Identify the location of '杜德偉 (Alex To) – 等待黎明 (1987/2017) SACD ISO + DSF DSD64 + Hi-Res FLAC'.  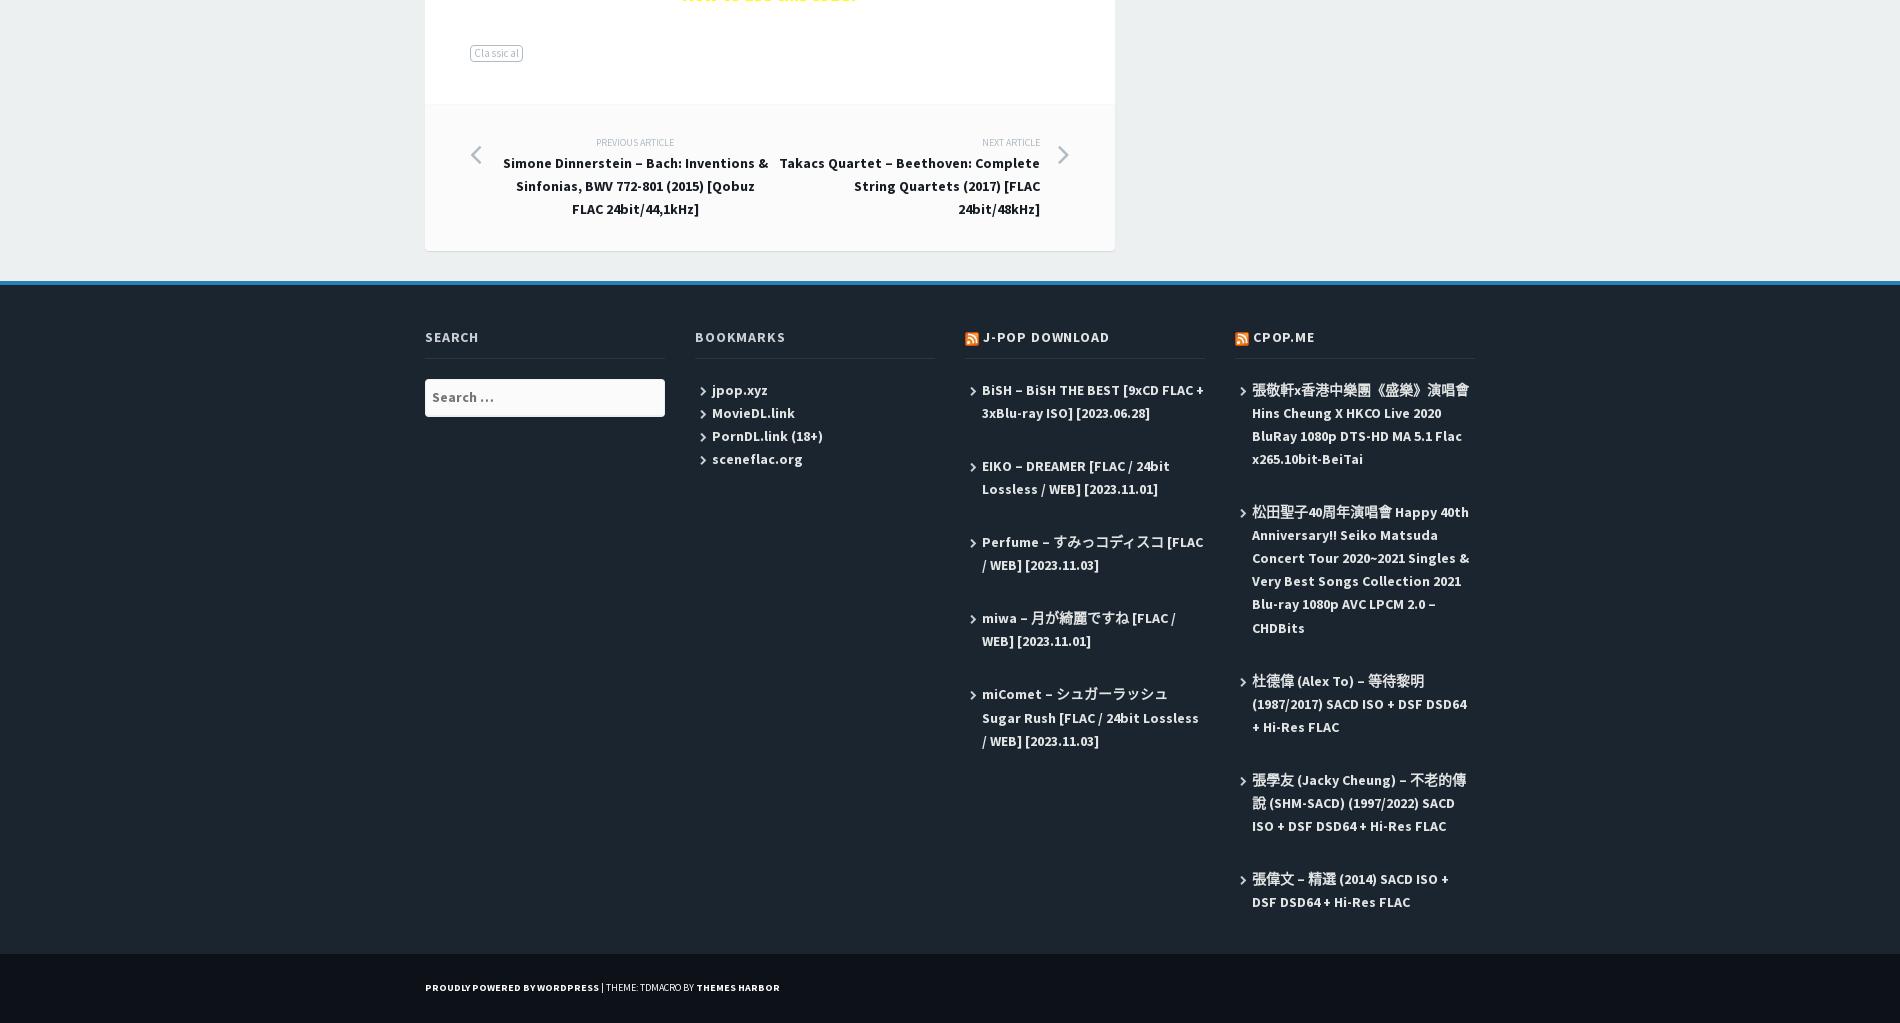
(1356, 702).